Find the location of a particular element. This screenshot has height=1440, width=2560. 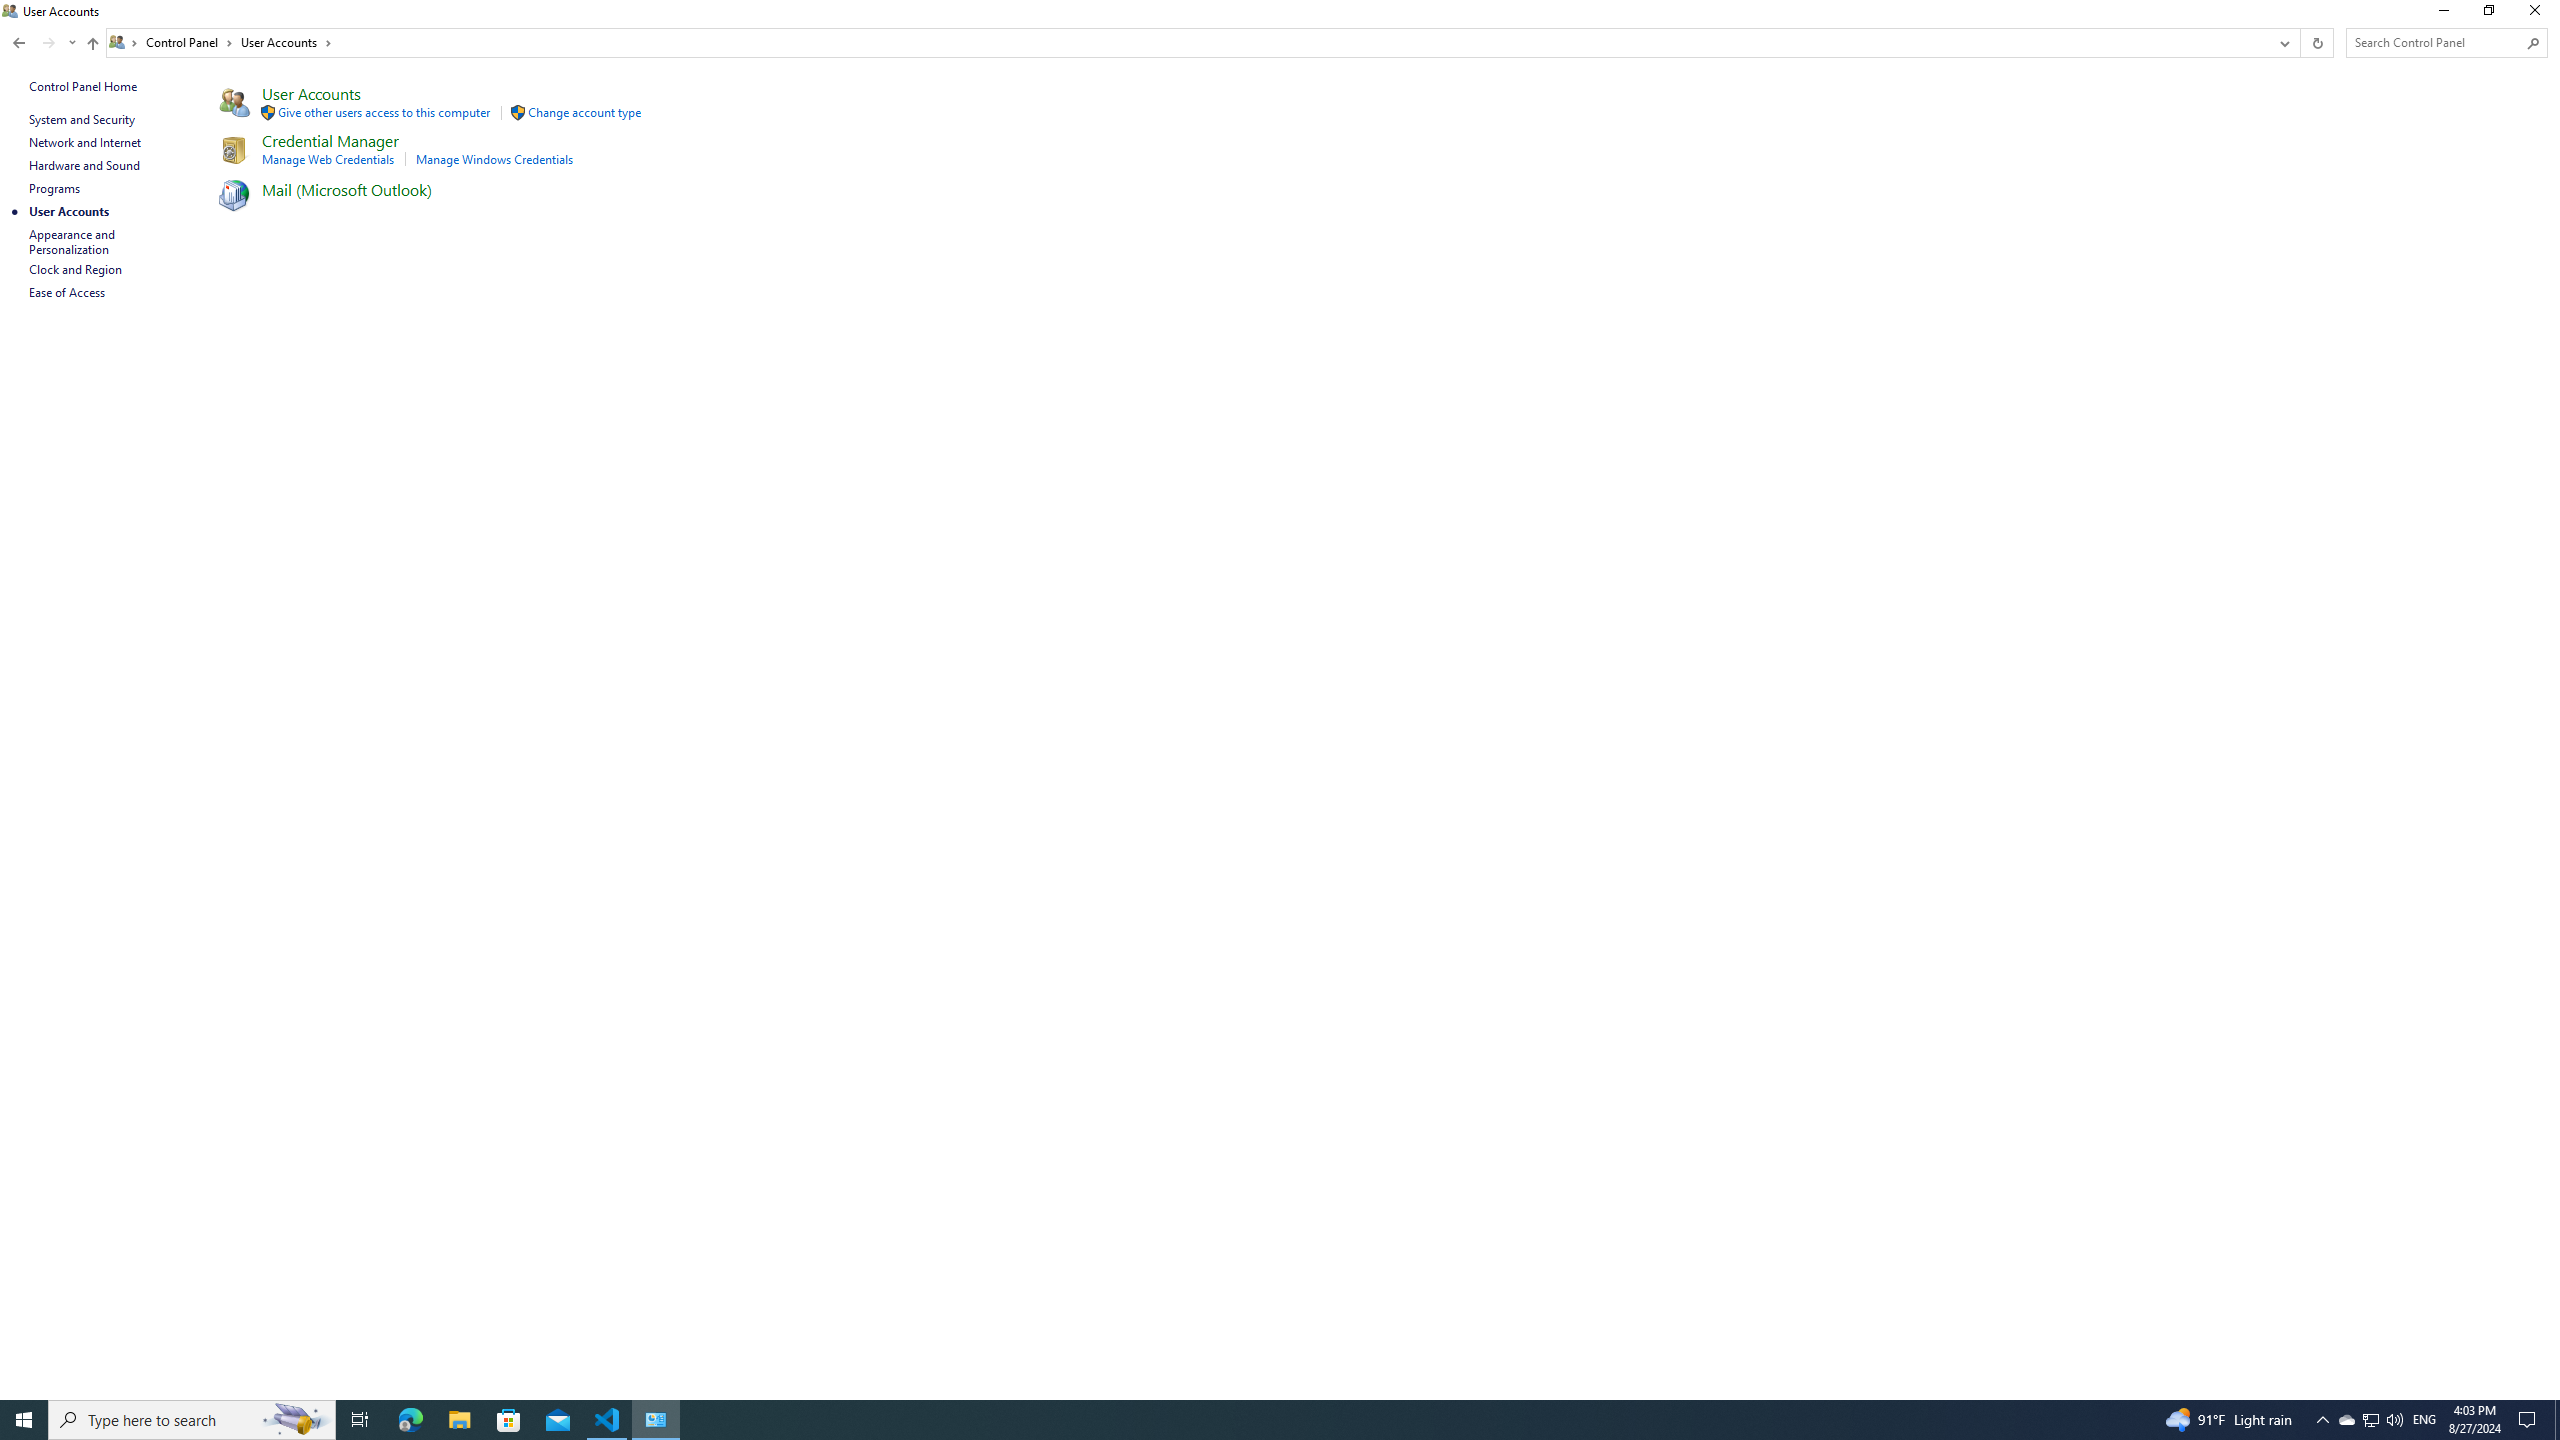

'Icon' is located at coordinates (232, 195).